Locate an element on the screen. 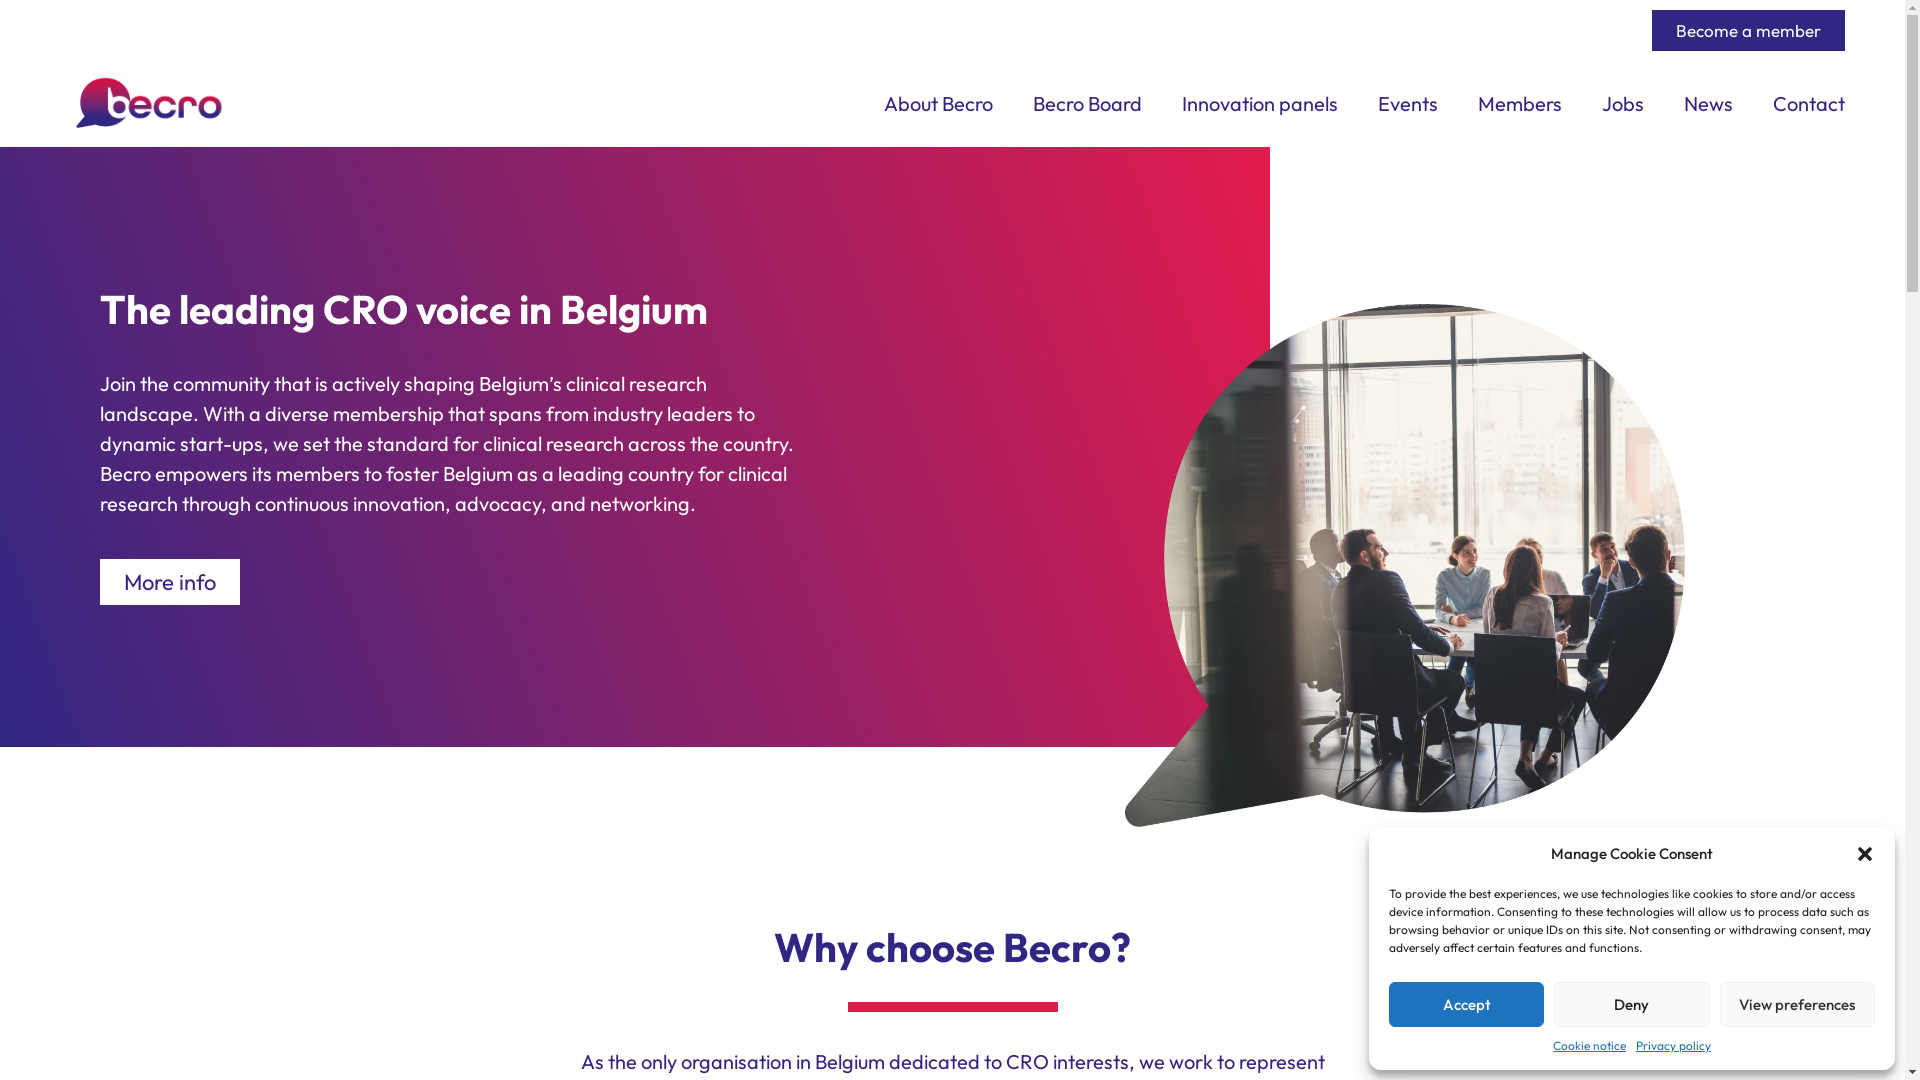 Image resolution: width=1920 pixels, height=1080 pixels. 'About Becro' is located at coordinates (937, 104).